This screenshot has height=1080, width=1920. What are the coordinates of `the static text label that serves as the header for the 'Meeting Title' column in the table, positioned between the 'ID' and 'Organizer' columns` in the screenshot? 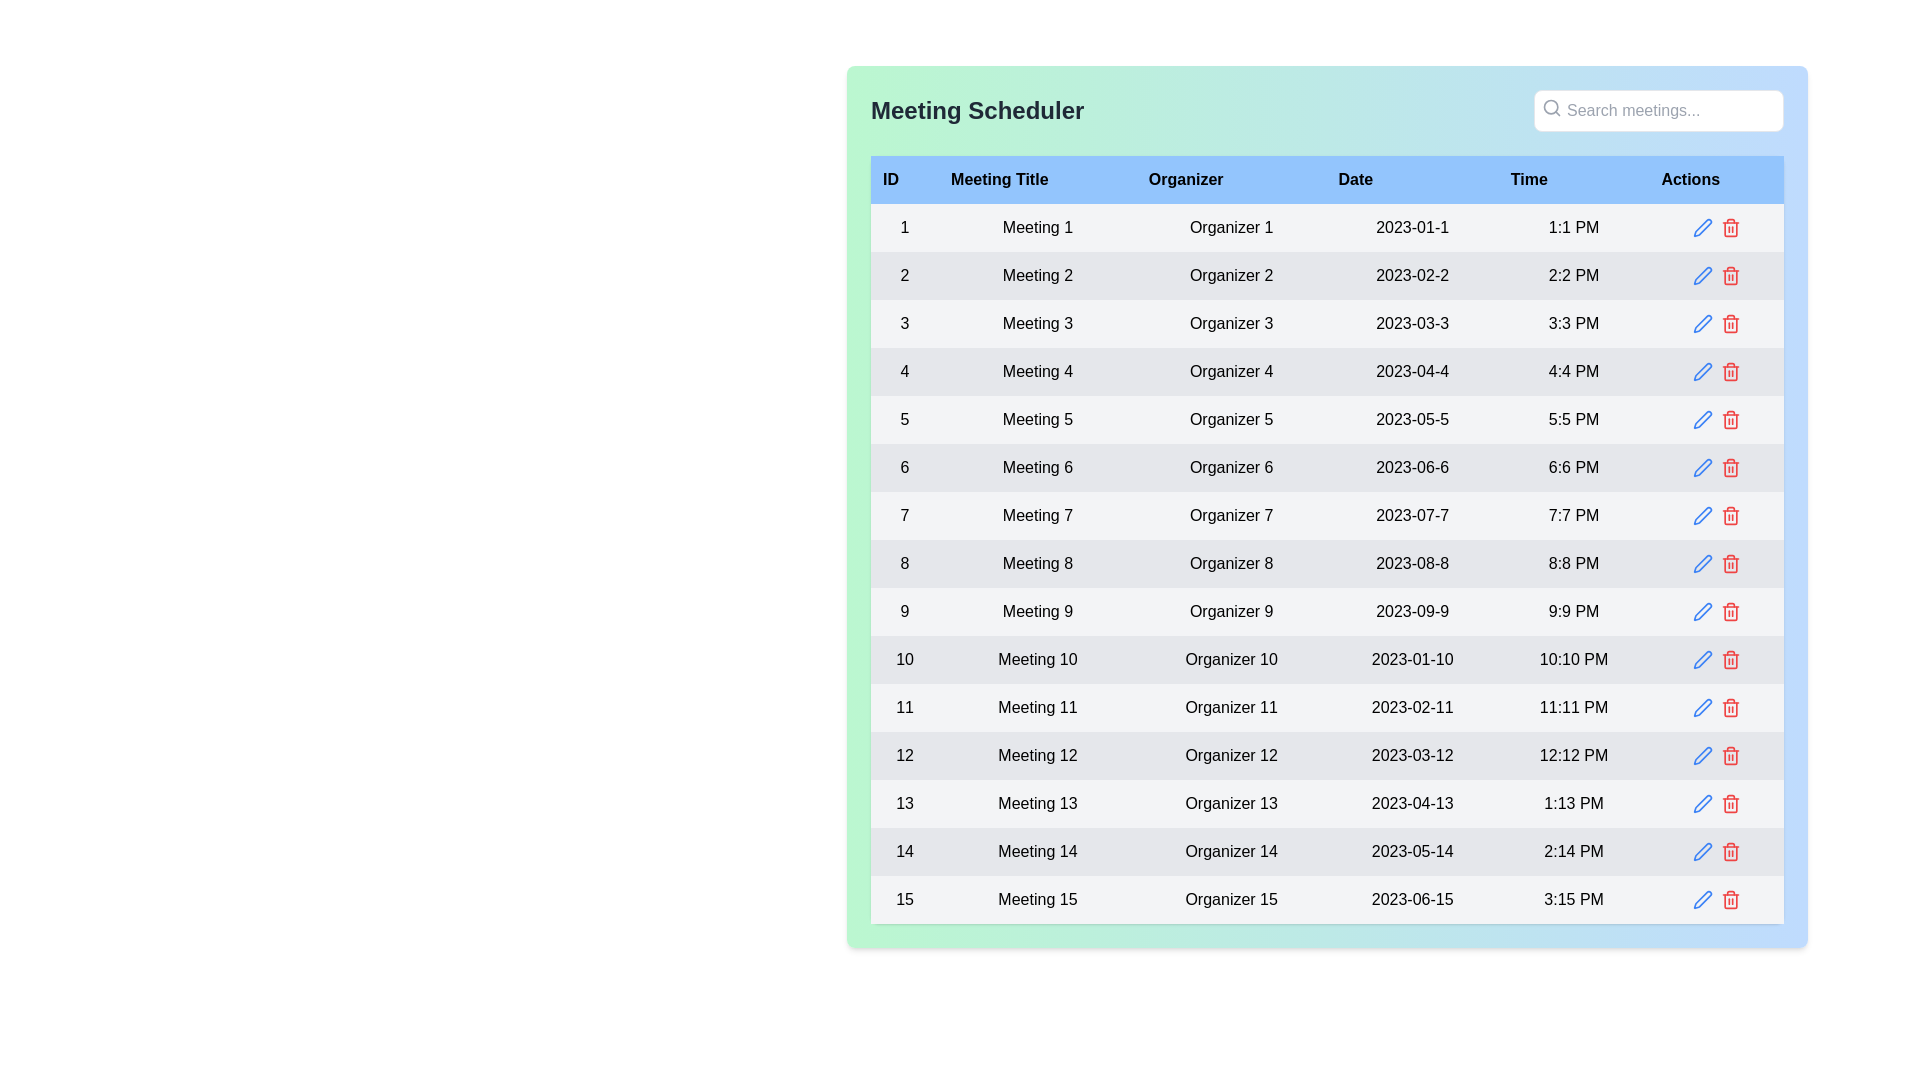 It's located at (1037, 180).